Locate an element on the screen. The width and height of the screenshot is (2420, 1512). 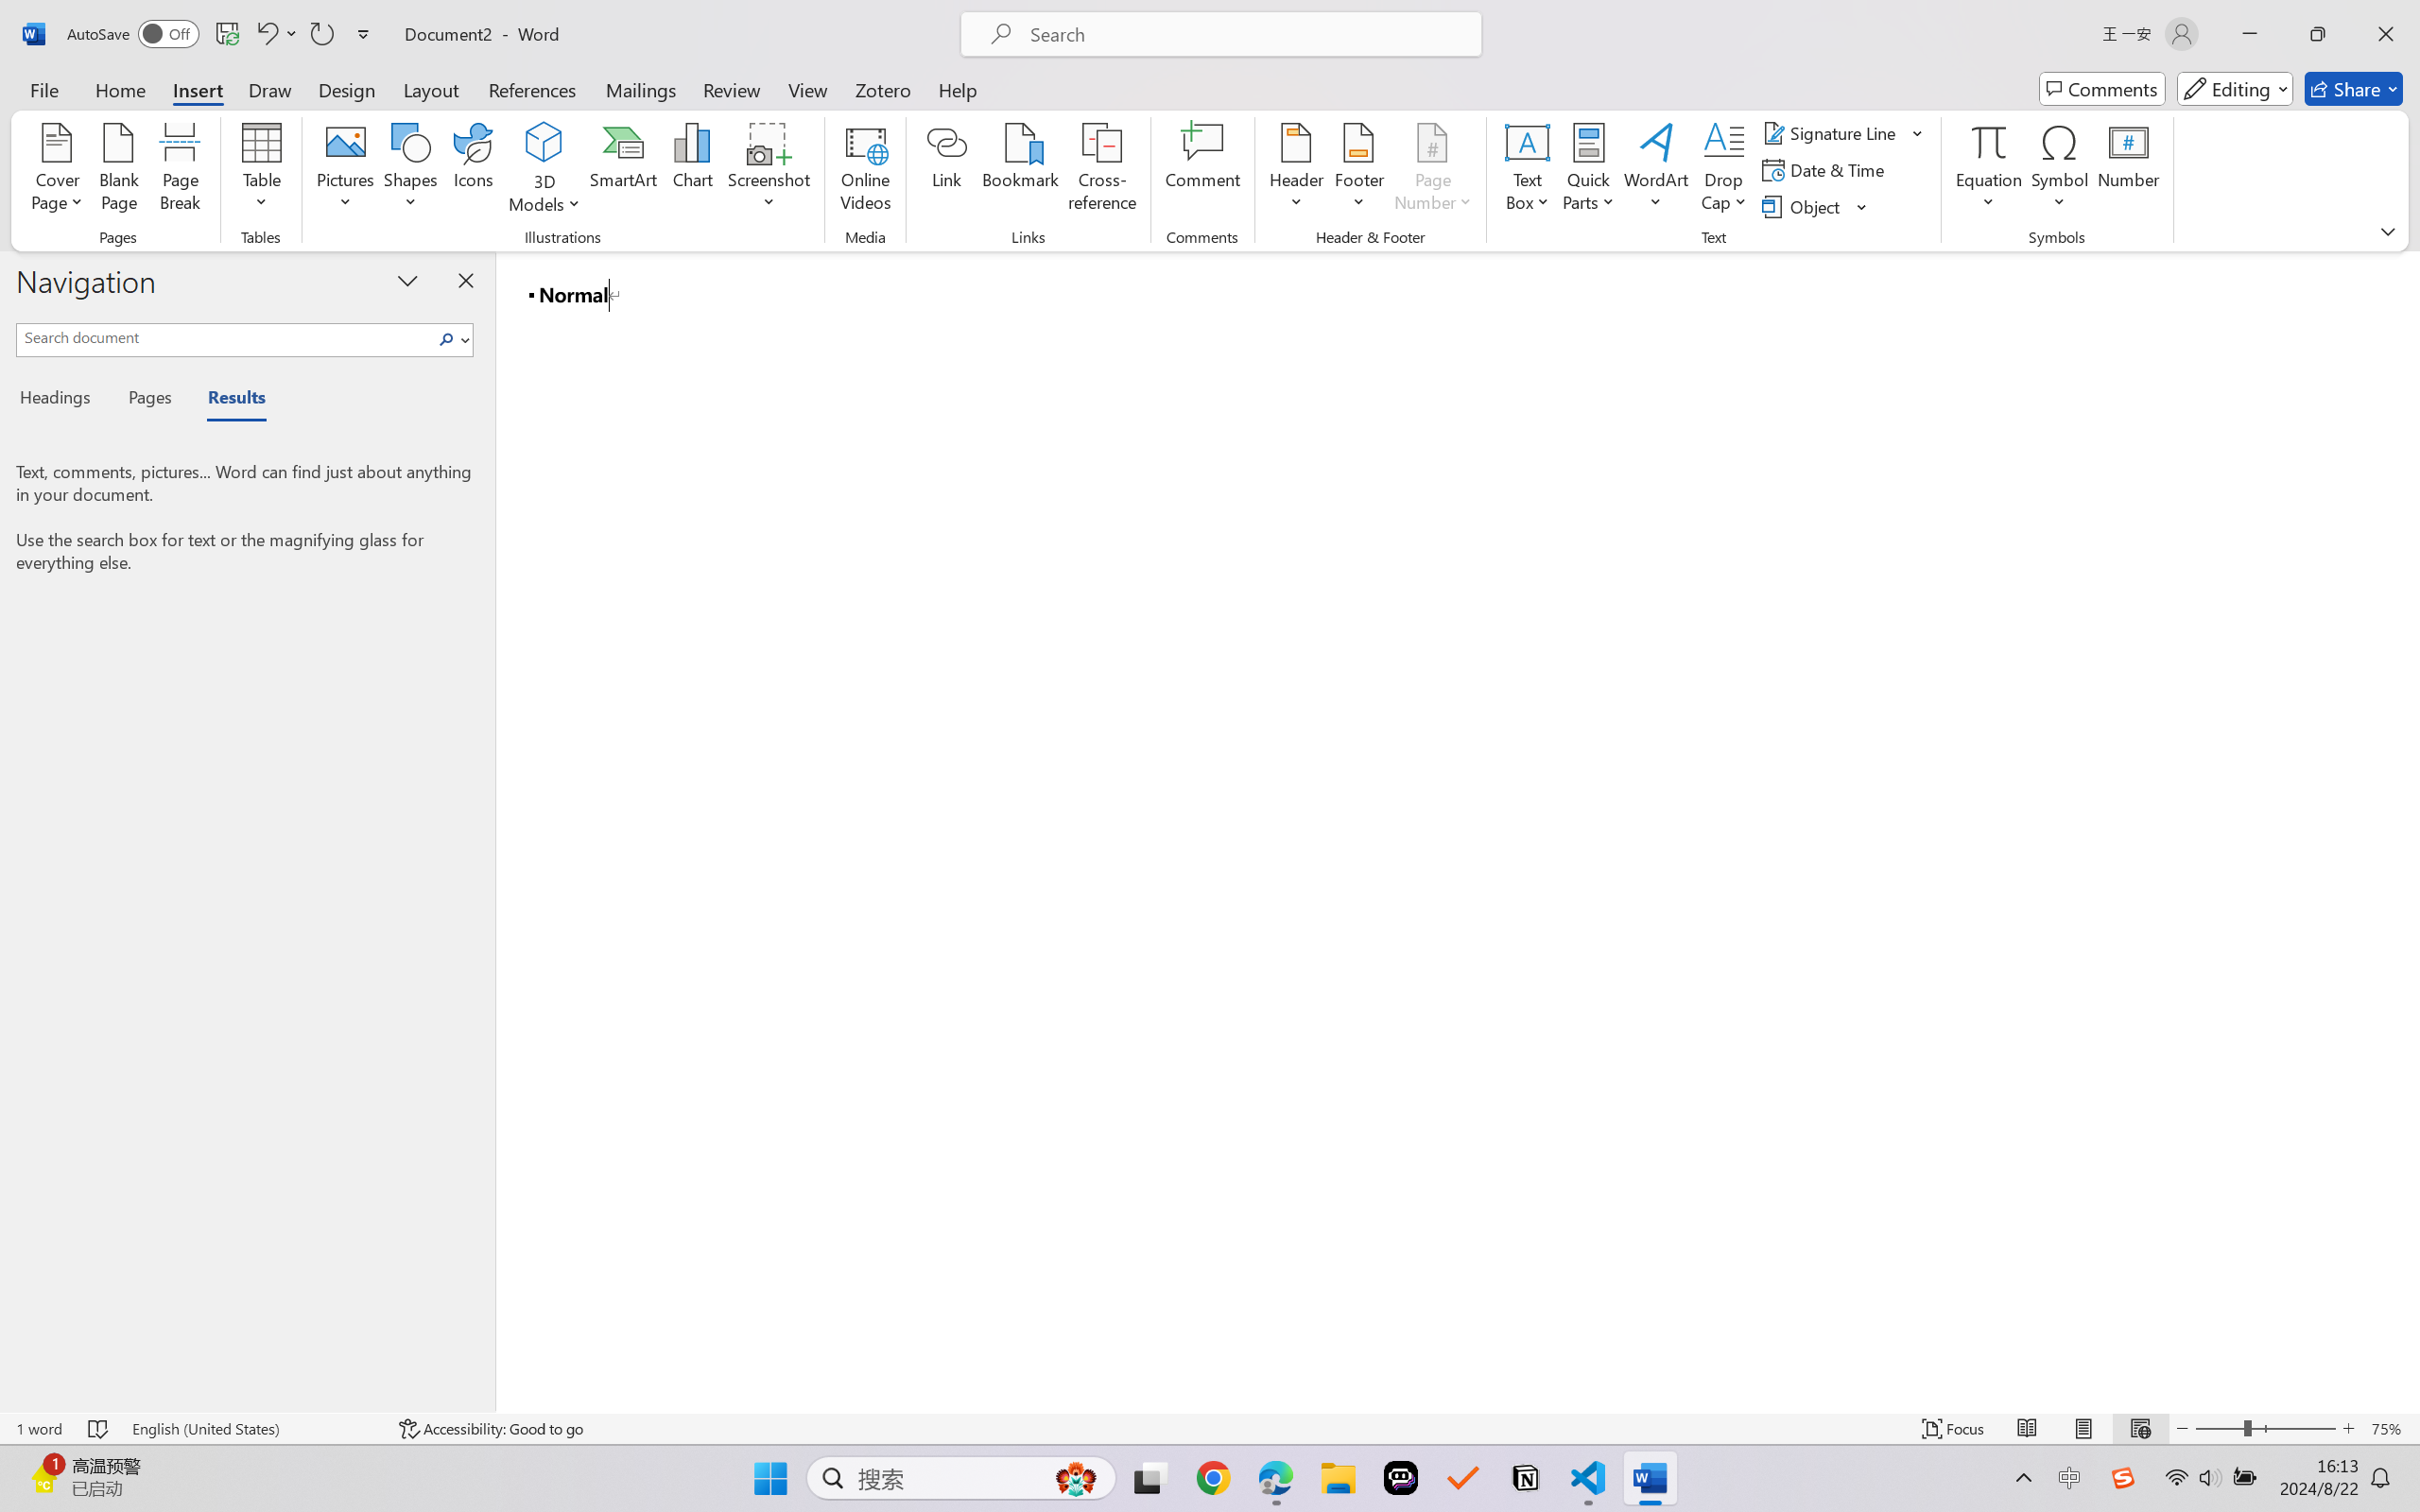
'Pages' is located at coordinates (147, 401).